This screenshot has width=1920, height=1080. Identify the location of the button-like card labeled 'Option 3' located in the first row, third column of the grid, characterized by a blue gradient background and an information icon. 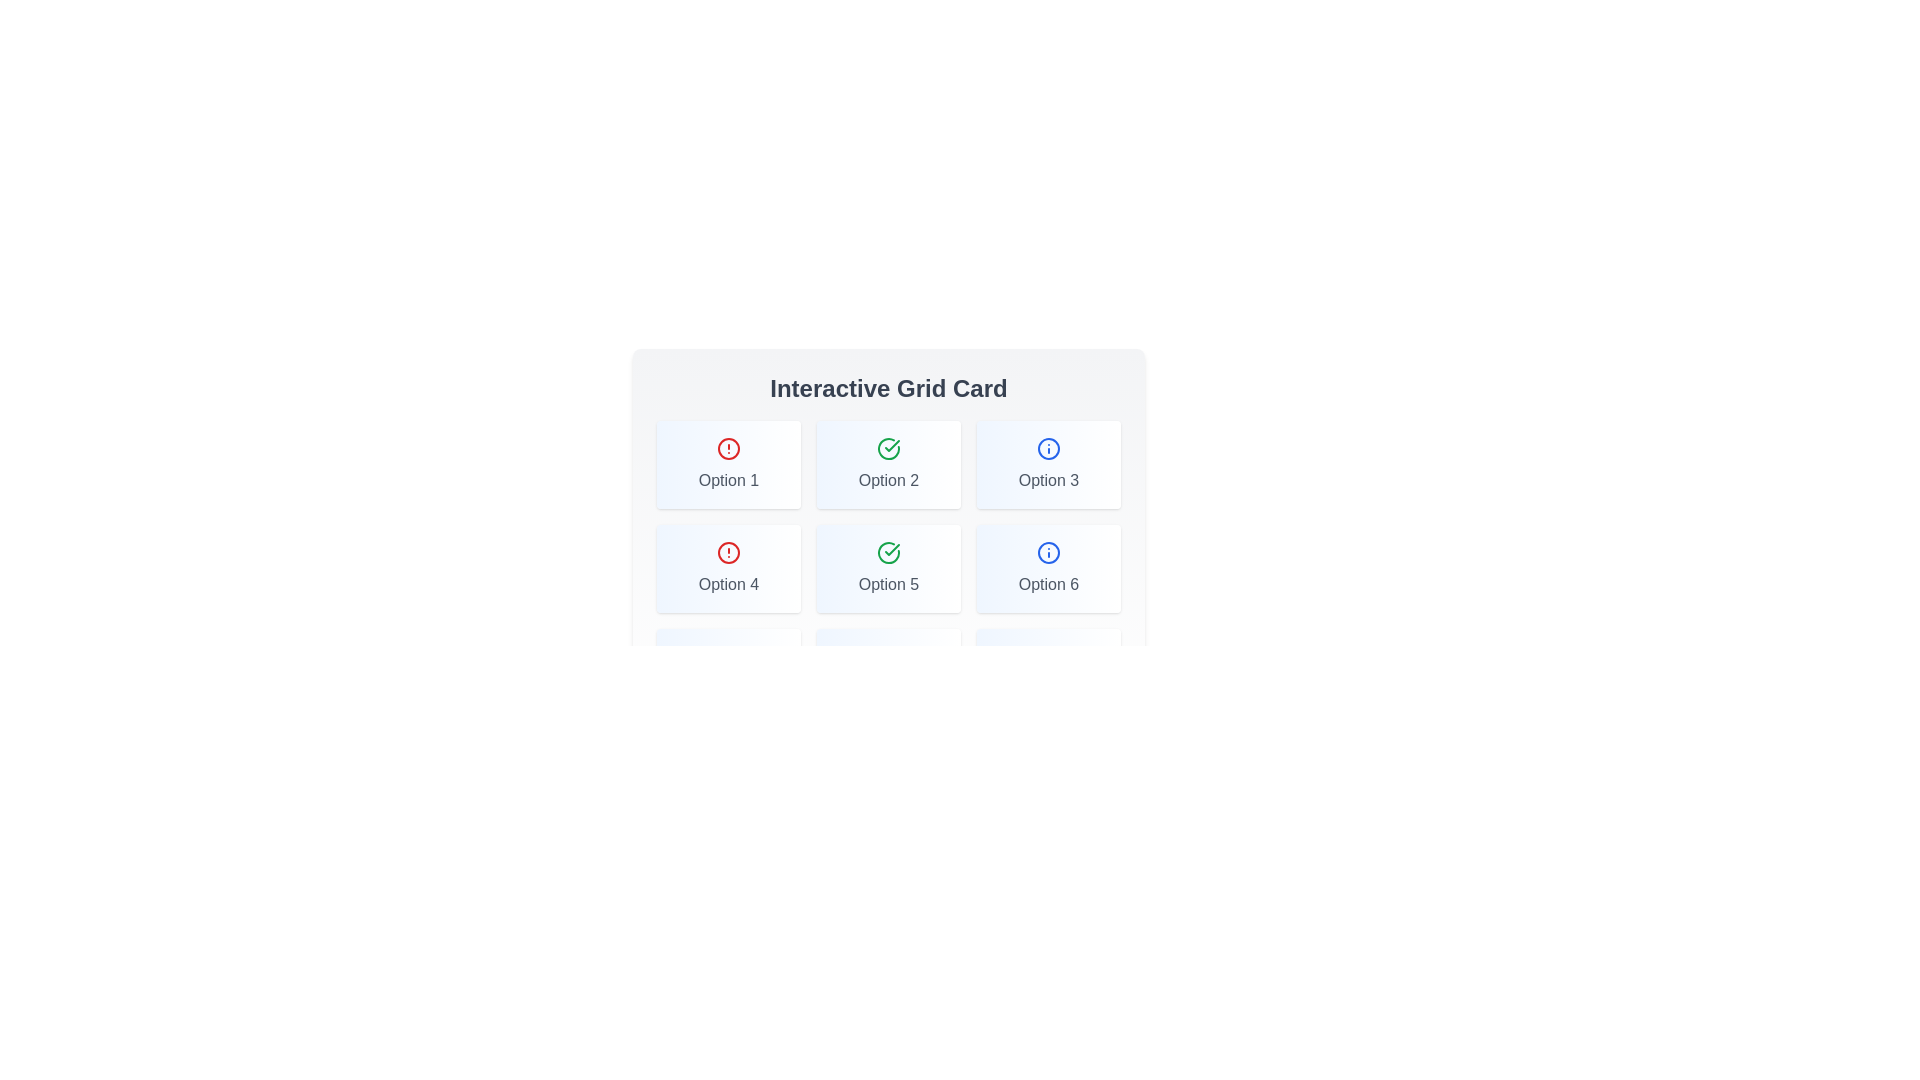
(1048, 465).